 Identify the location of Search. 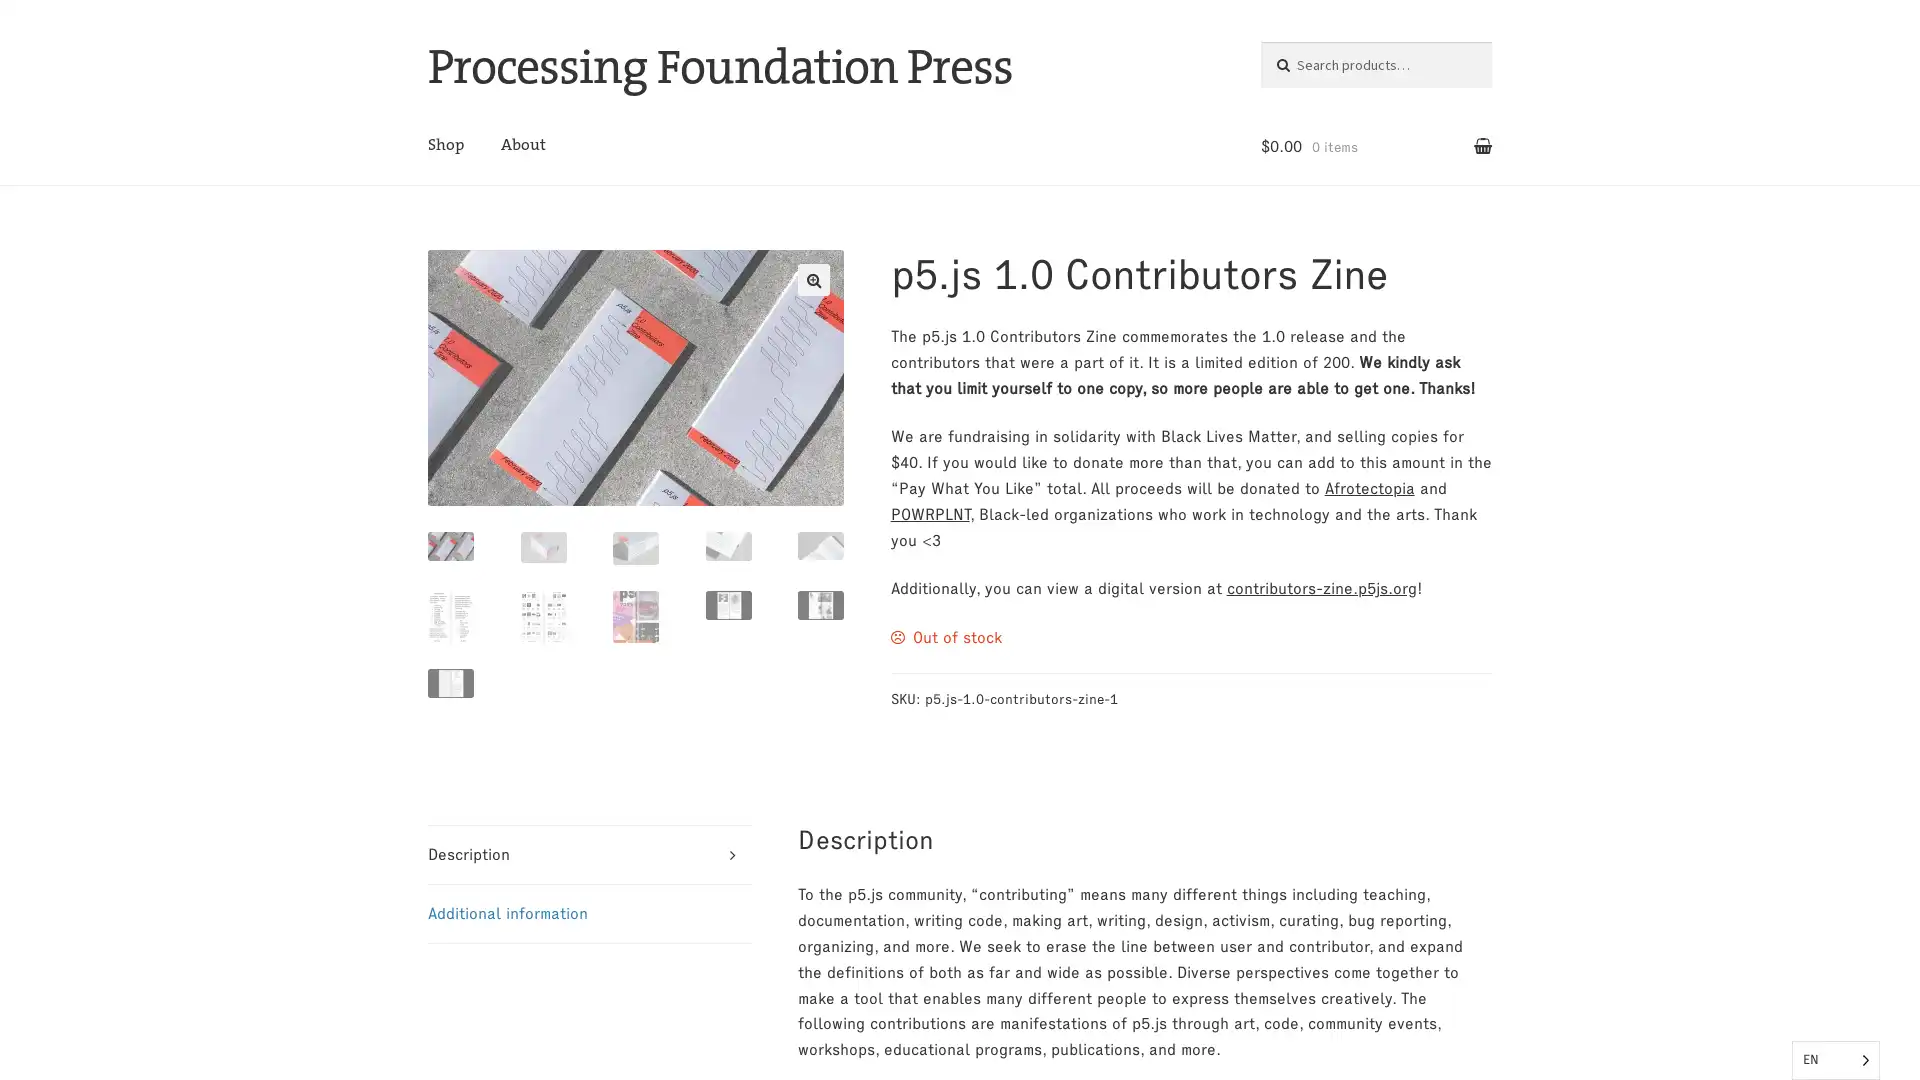
(1301, 60).